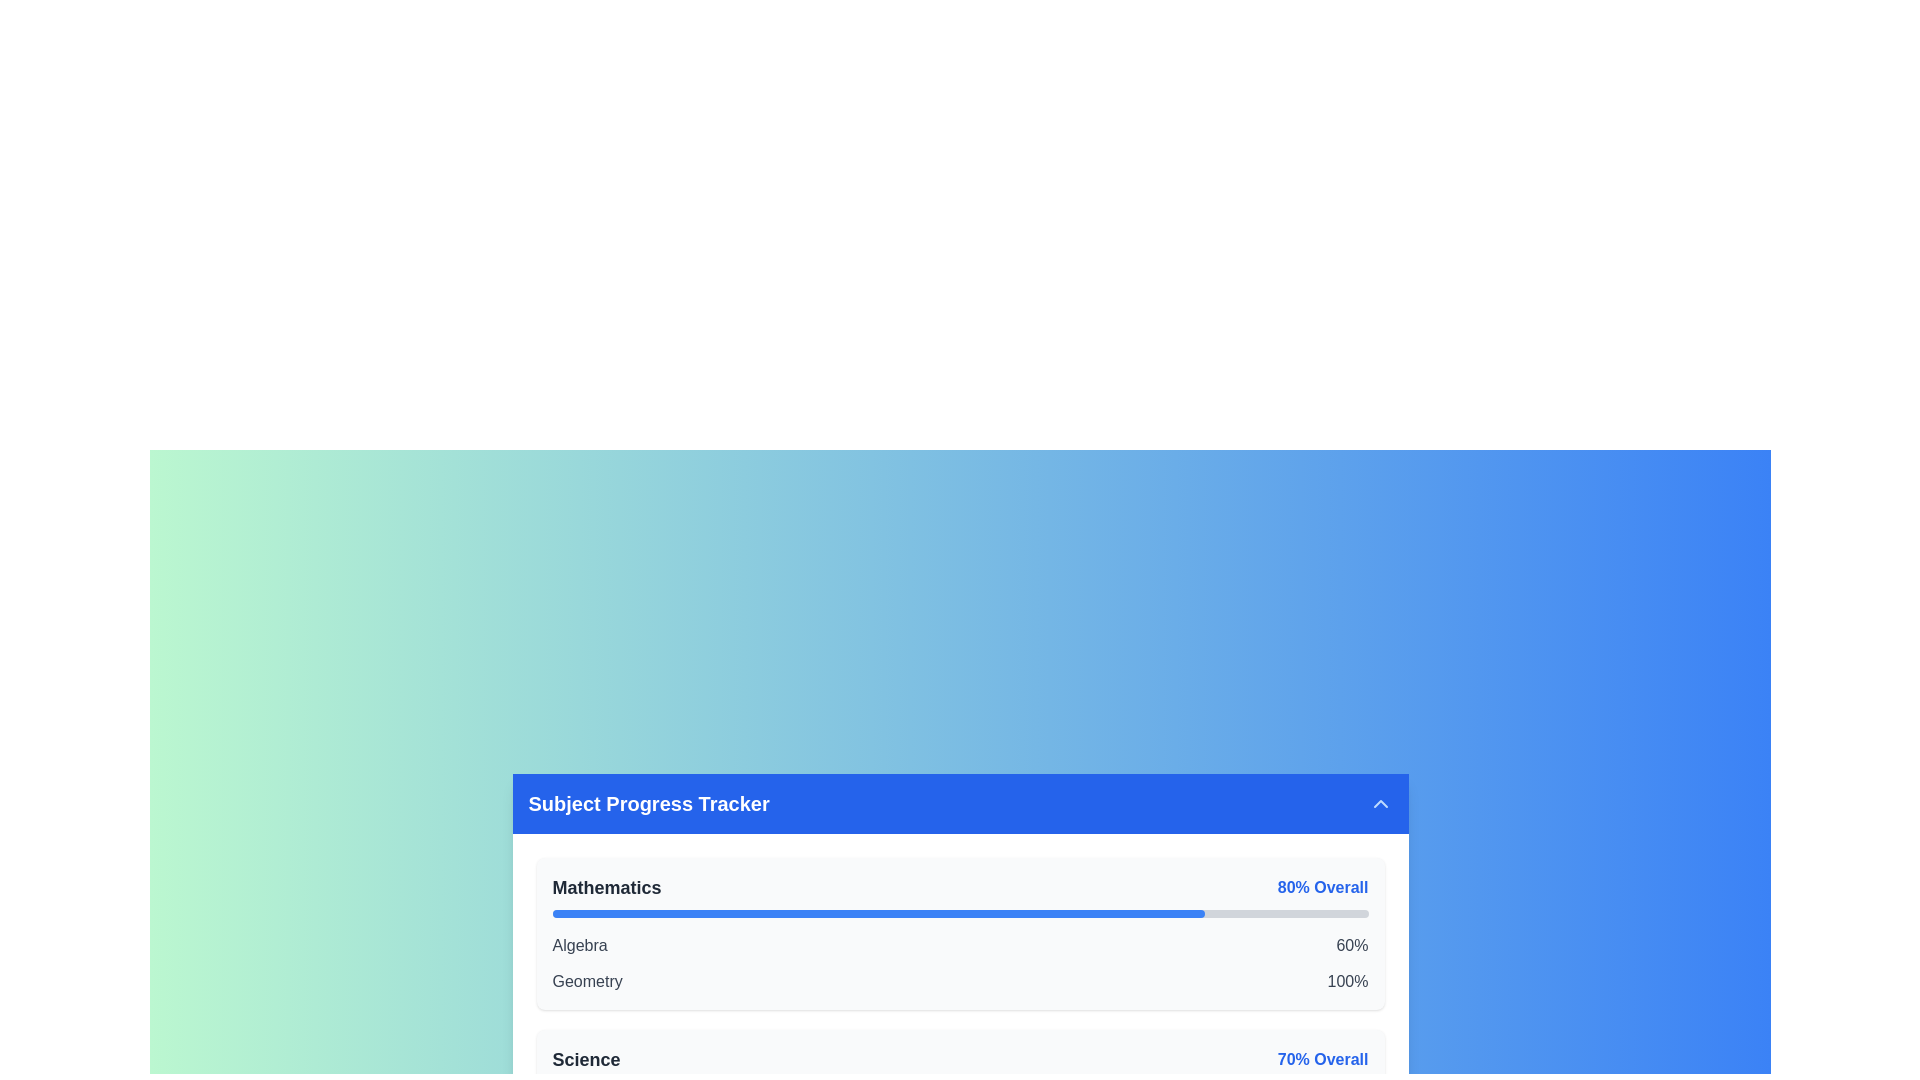 This screenshot has width=1920, height=1080. I want to click on title text of the heading element located at the left side of the header bar in the progress tracking interface, so click(649, 802).